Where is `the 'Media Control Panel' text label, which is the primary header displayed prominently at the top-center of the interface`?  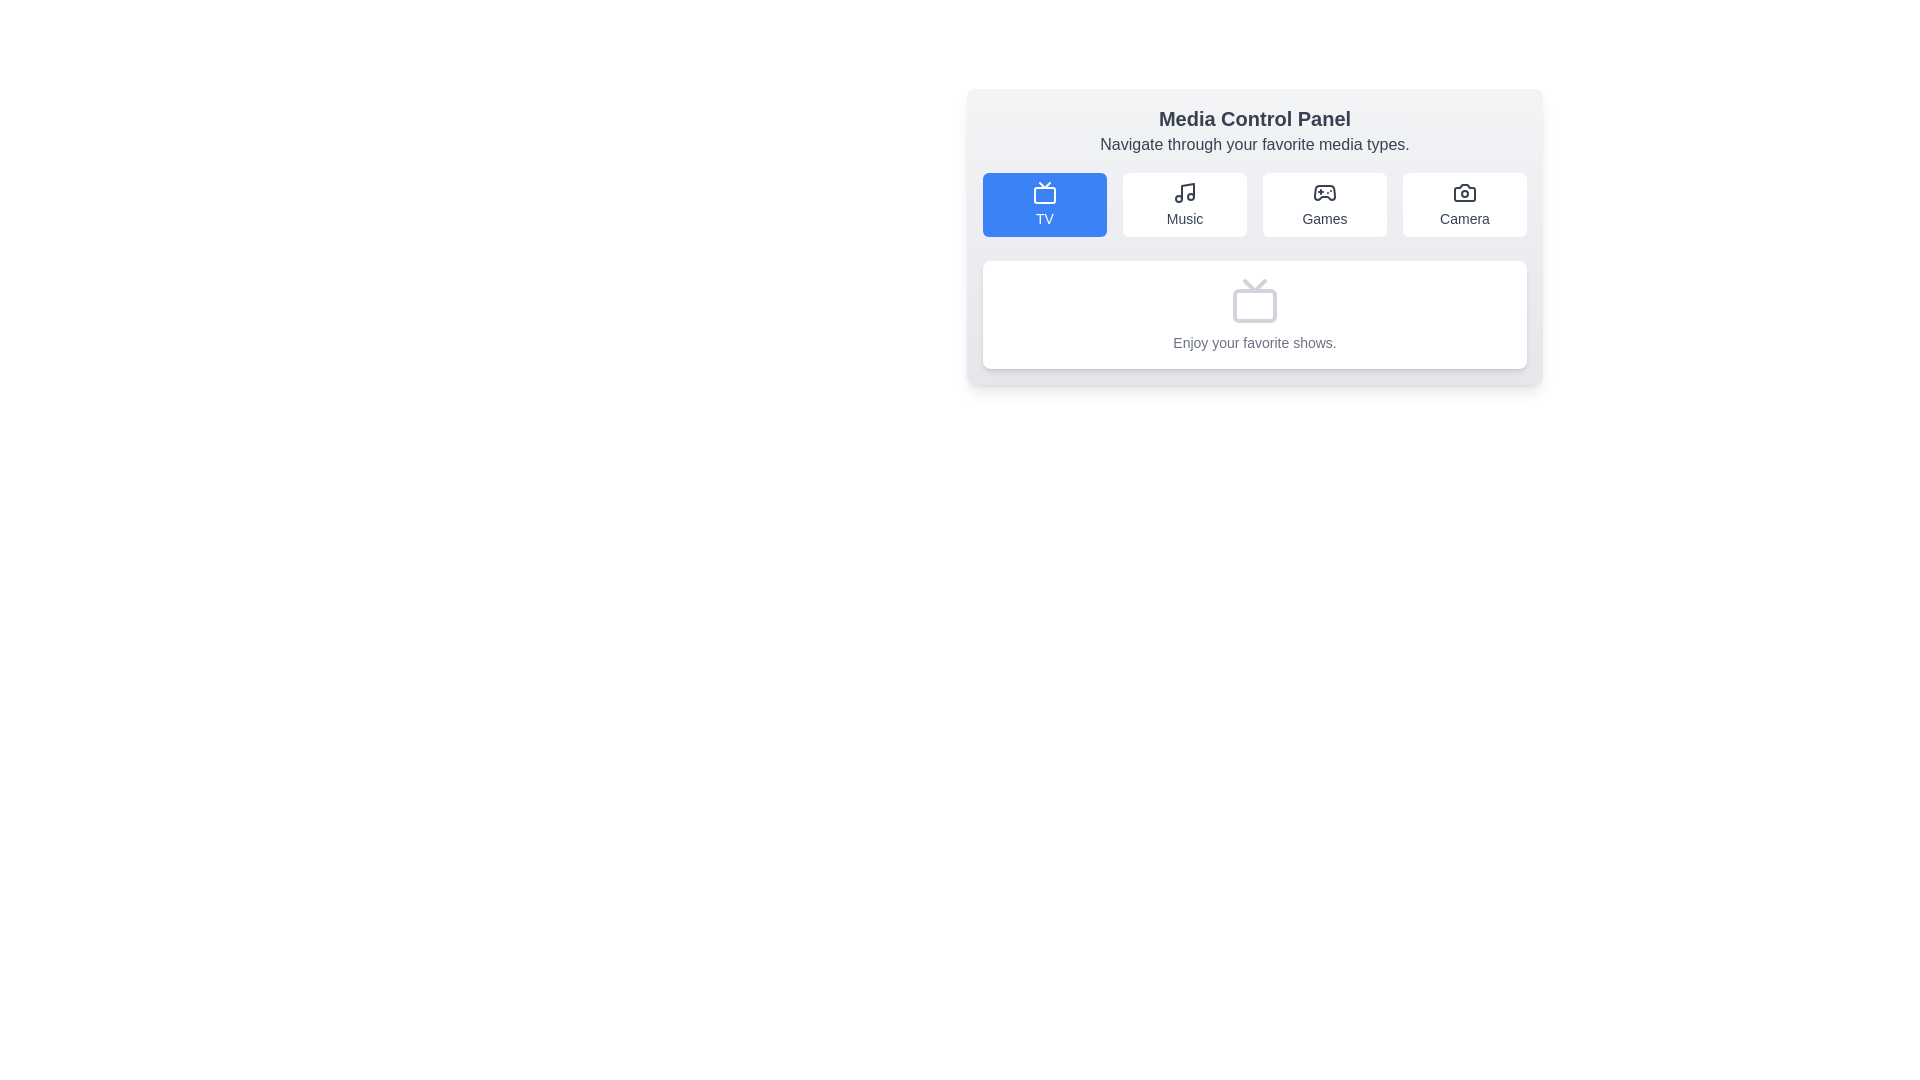
the 'Media Control Panel' text label, which is the primary header displayed prominently at the top-center of the interface is located at coordinates (1253, 119).